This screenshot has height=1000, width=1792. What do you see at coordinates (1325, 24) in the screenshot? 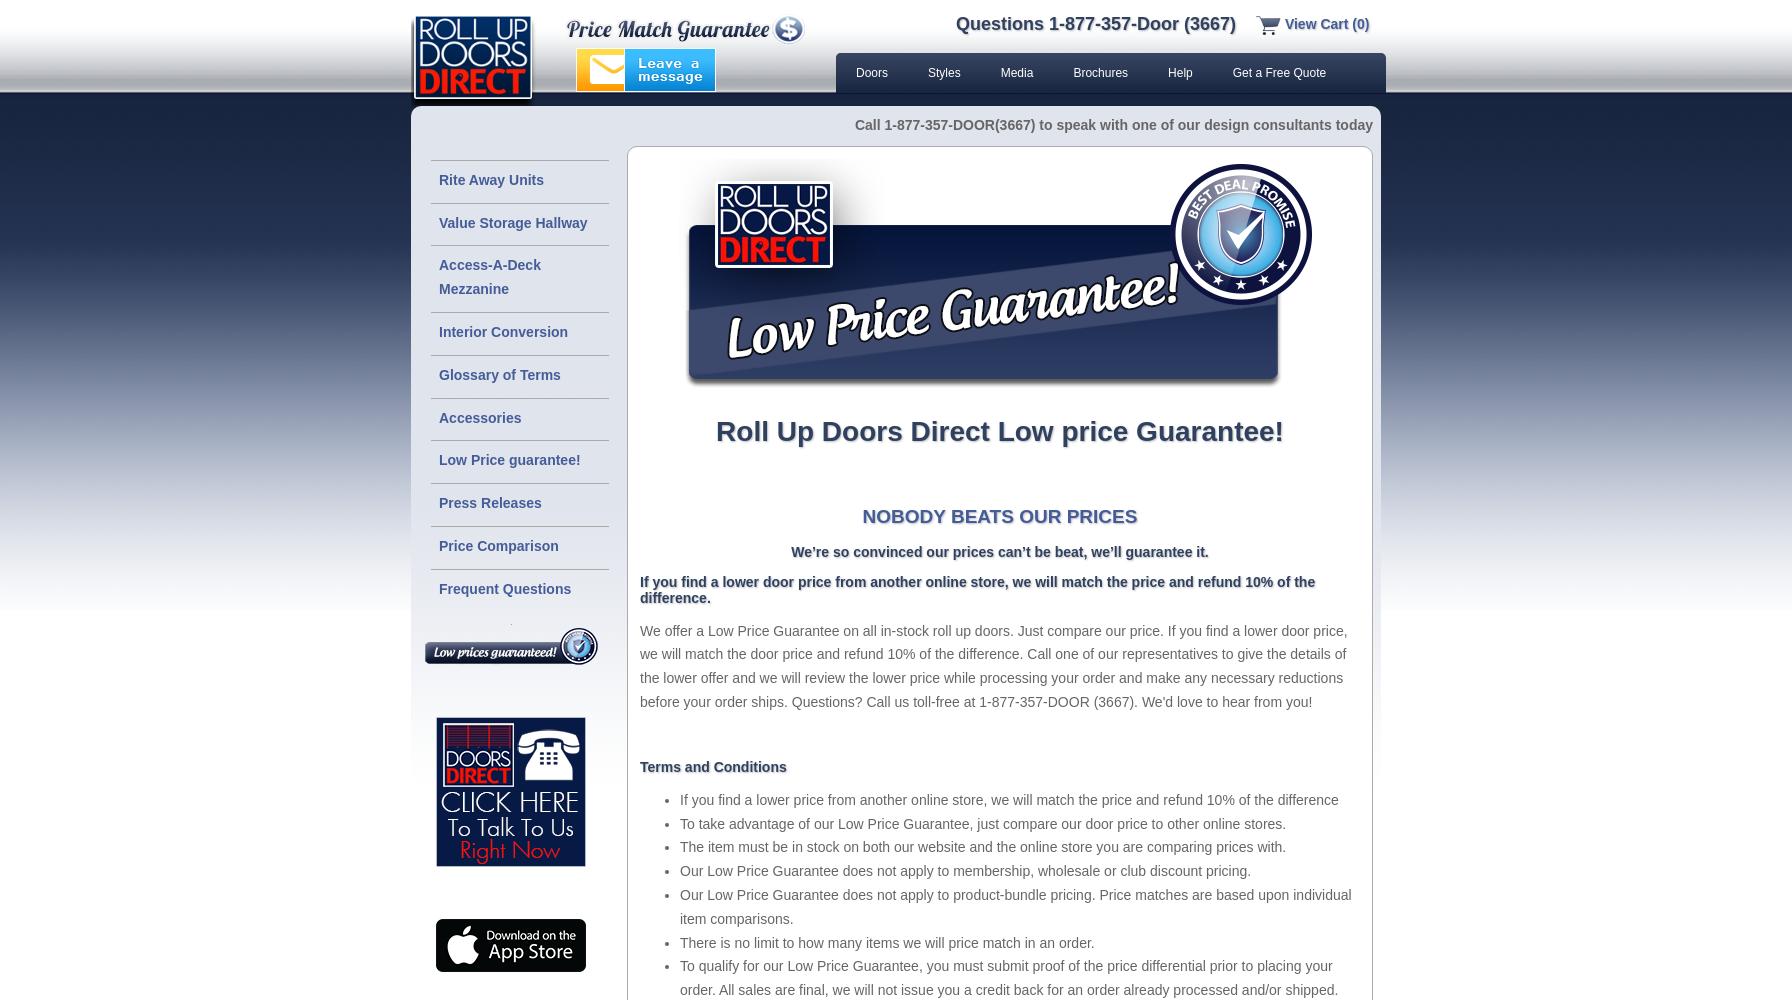
I see `'View Cart (0)'` at bounding box center [1325, 24].